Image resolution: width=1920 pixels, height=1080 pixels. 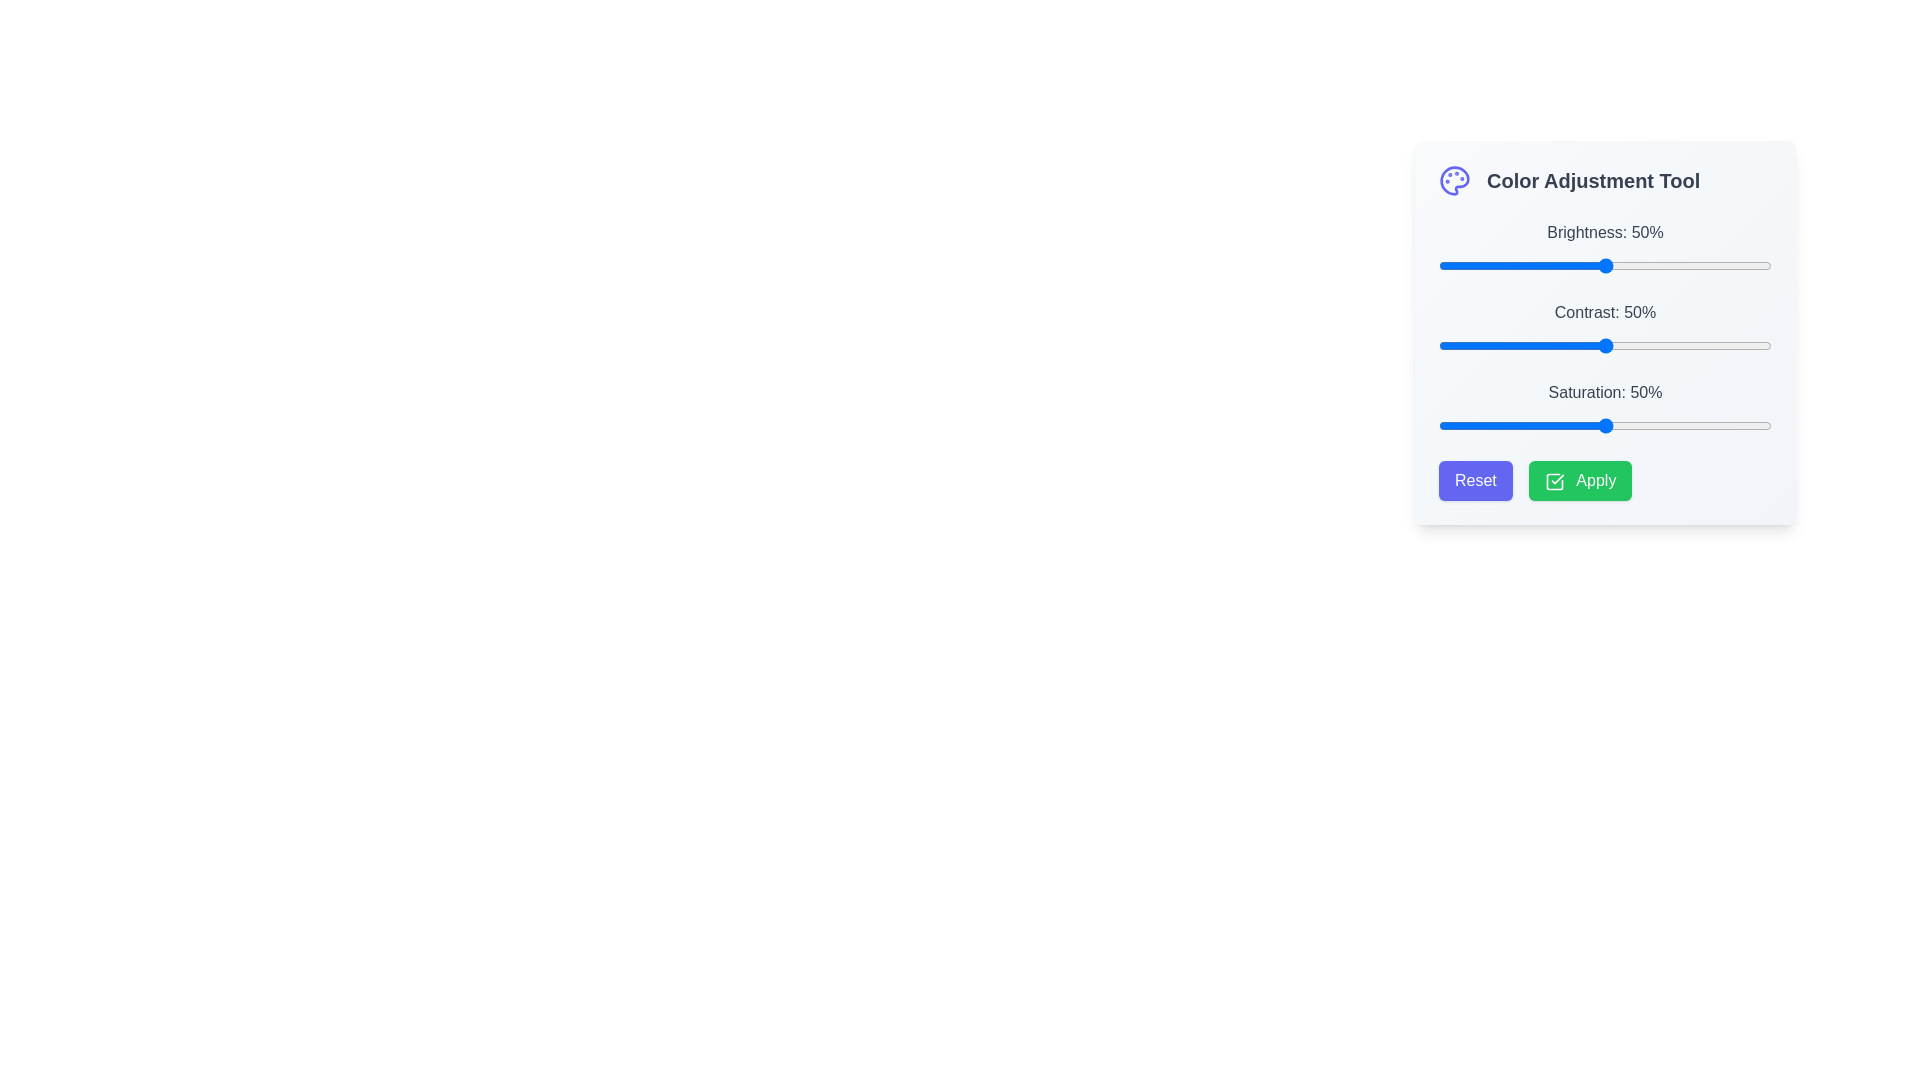 What do you see at coordinates (1581, 345) in the screenshot?
I see `contrast of the image` at bounding box center [1581, 345].